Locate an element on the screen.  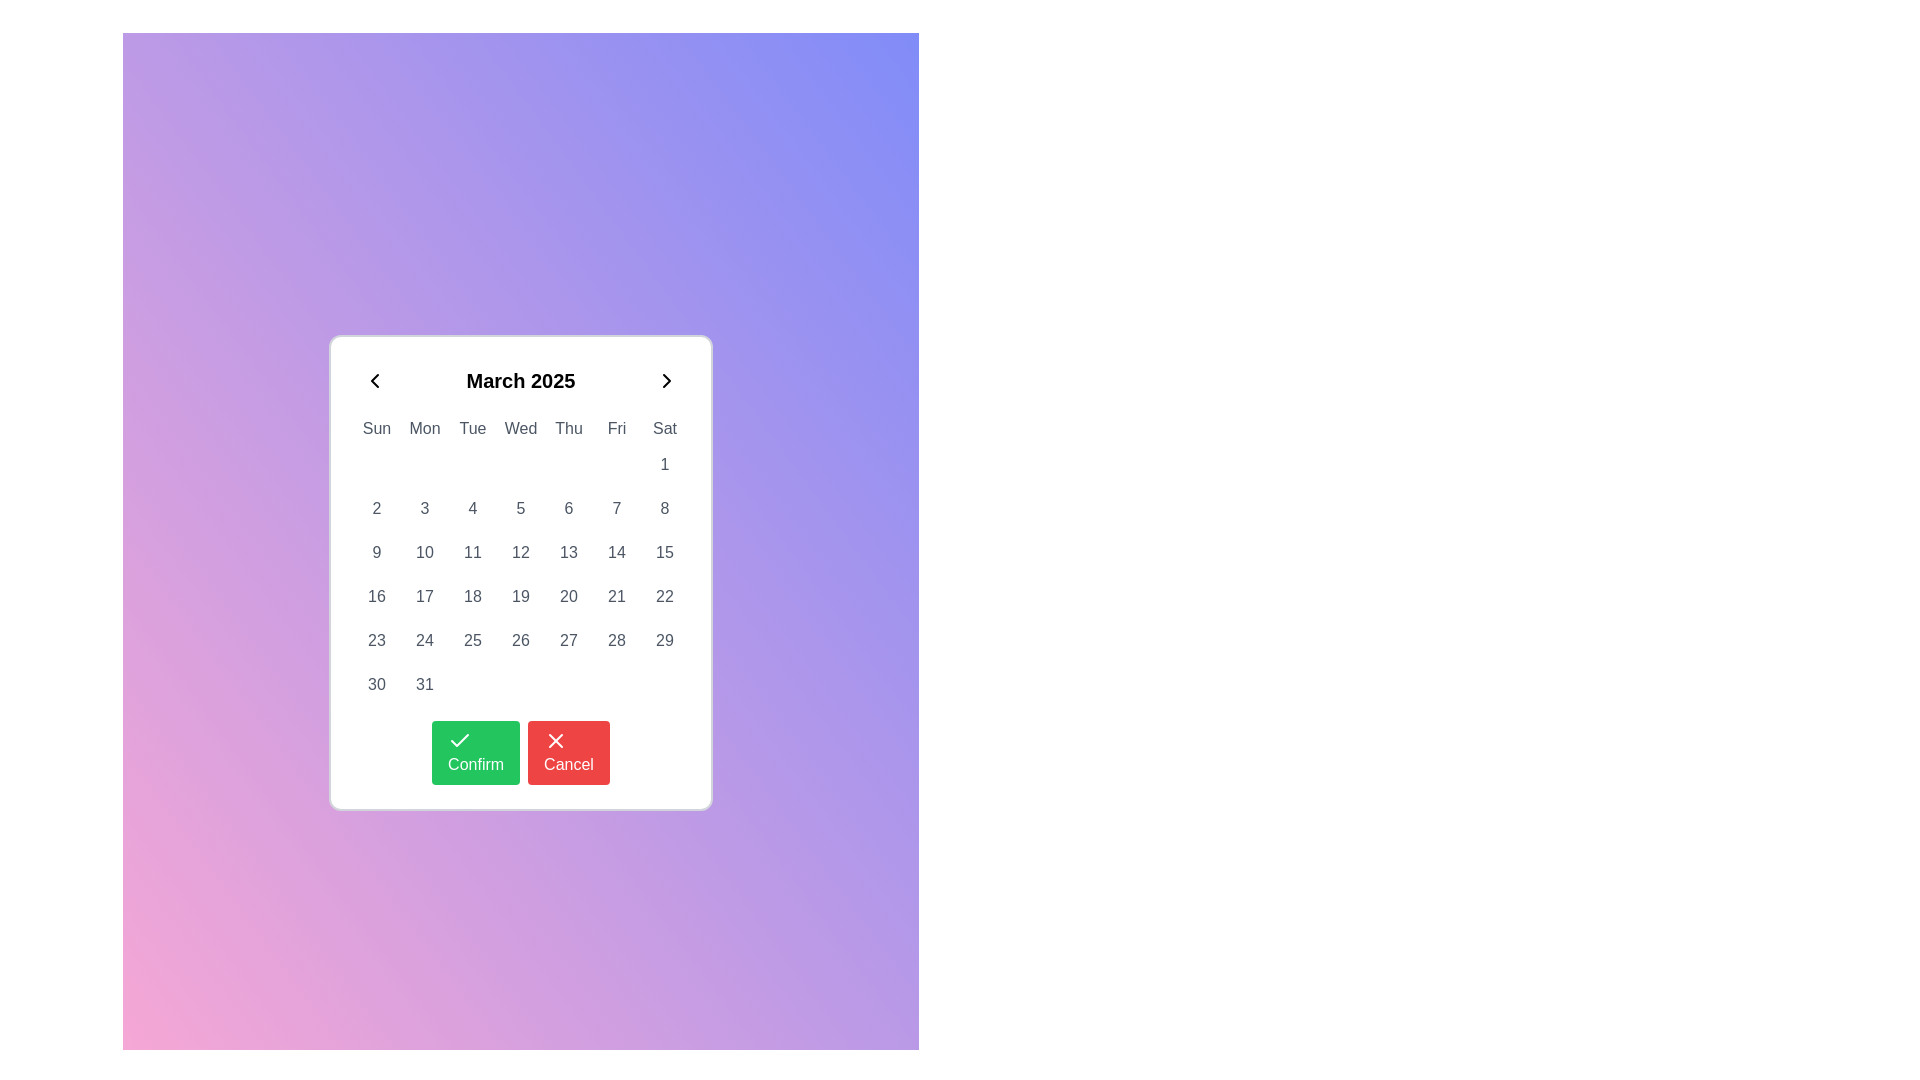
the decorative marker located under the 'Wed' column in the second row of the calendar grid layout is located at coordinates (521, 465).